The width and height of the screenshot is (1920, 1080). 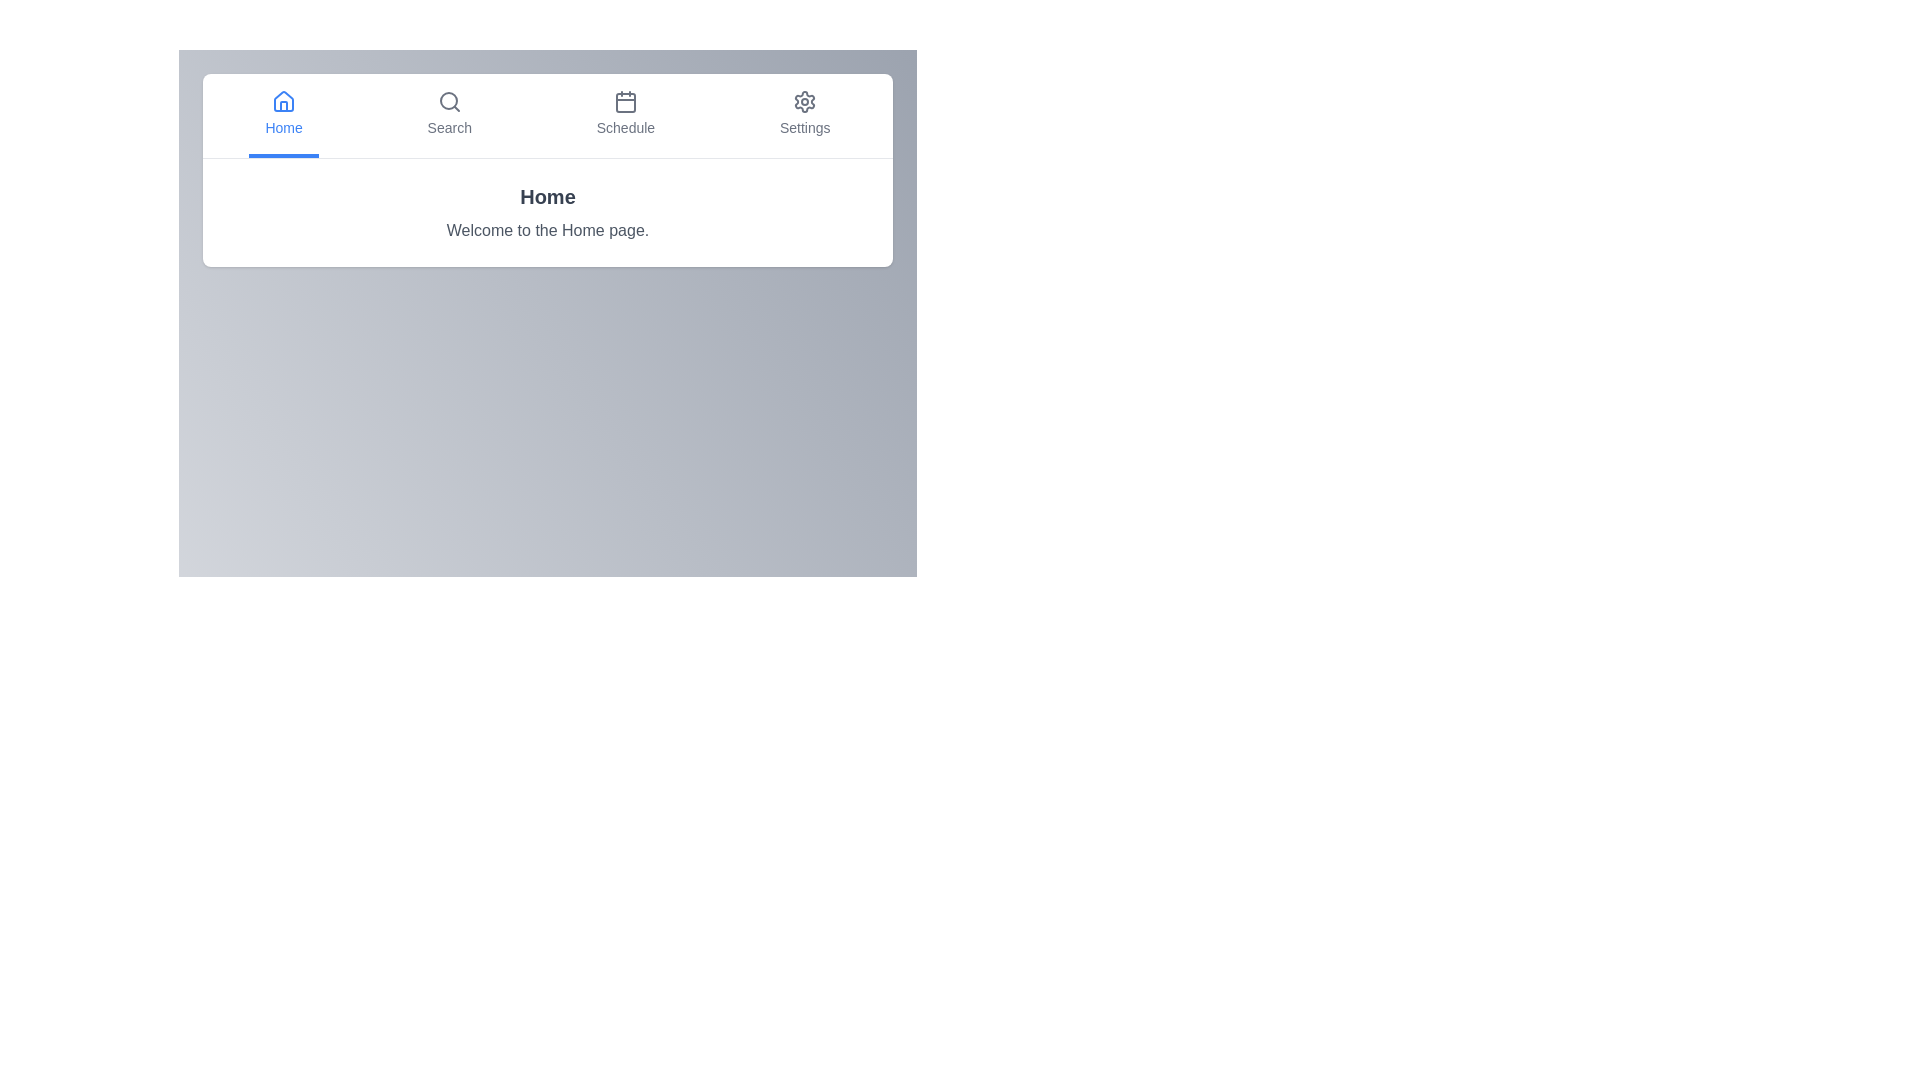 I want to click on the tab labeled Search, so click(x=448, y=115).